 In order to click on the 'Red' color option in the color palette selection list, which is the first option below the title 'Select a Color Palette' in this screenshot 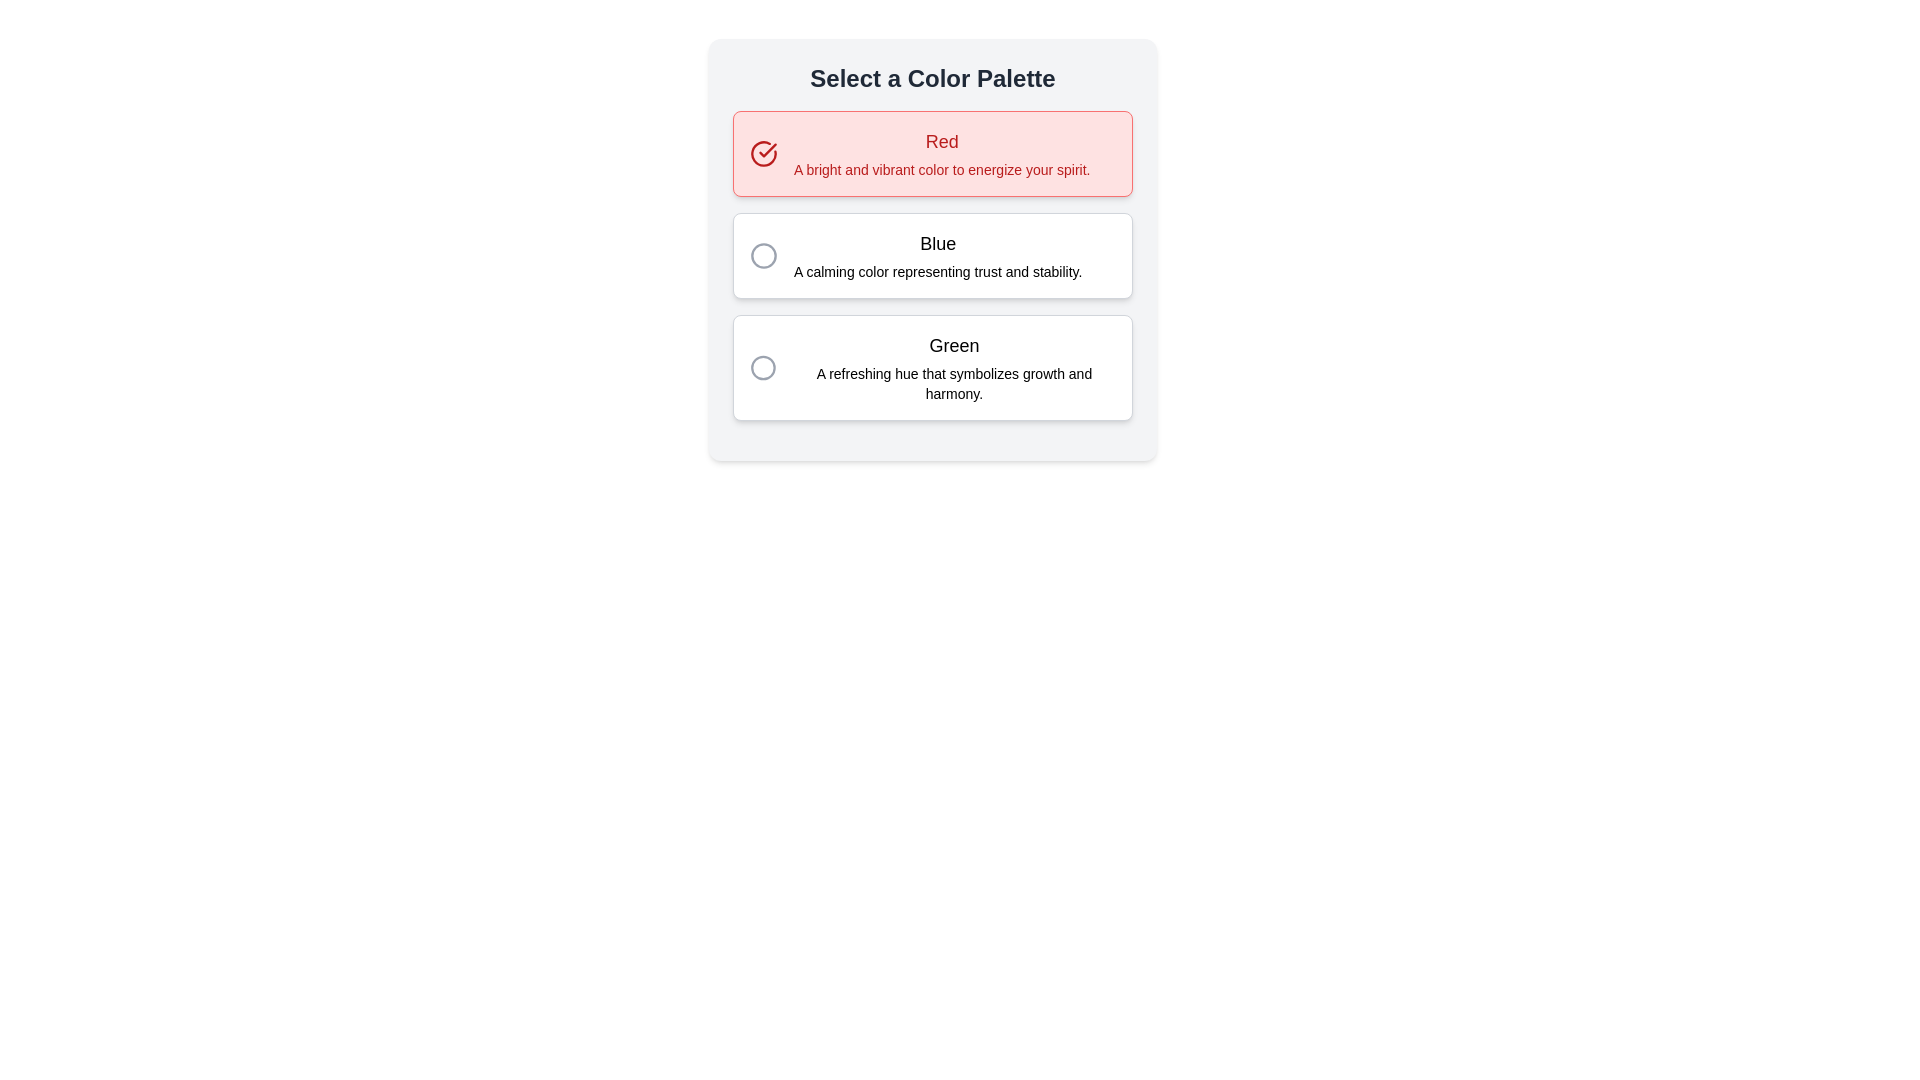, I will do `click(931, 153)`.